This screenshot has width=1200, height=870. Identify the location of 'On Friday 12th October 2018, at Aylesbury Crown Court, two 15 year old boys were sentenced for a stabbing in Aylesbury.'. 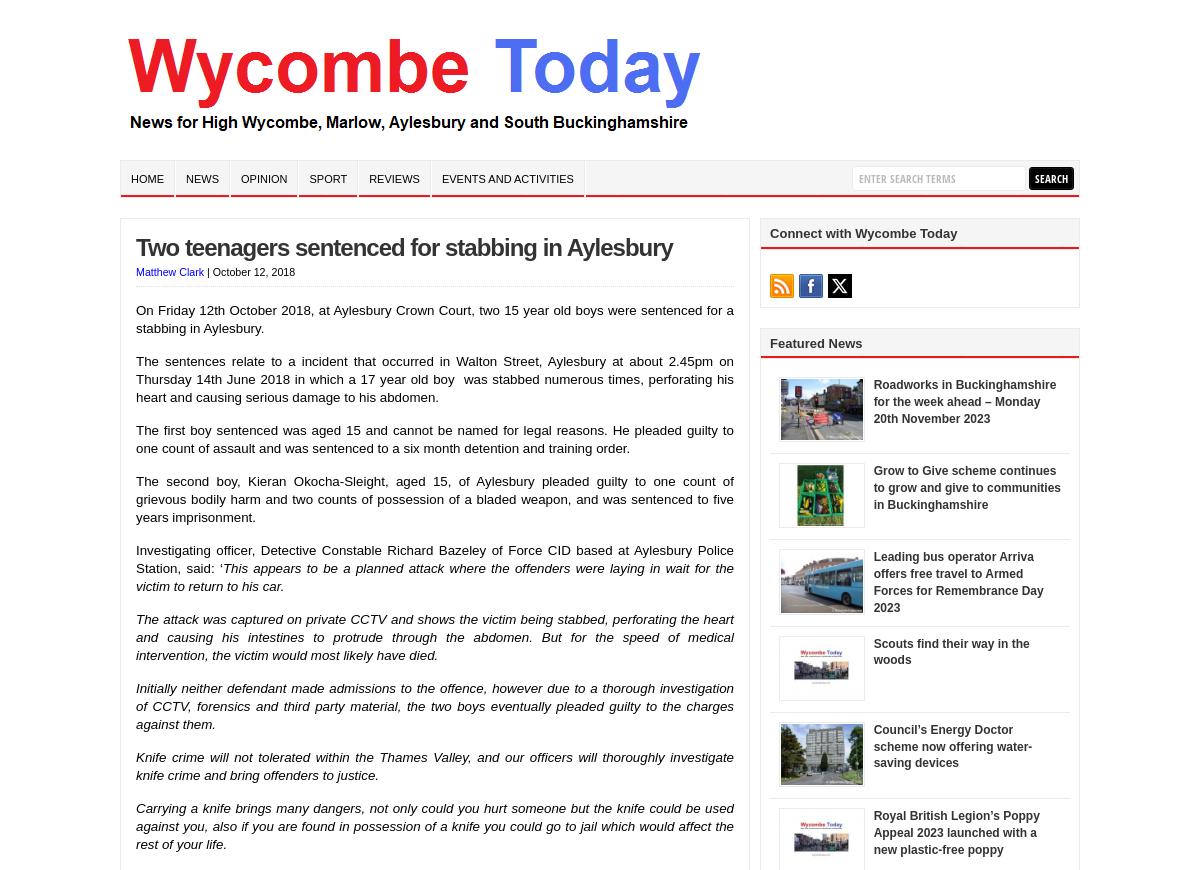
(135, 318).